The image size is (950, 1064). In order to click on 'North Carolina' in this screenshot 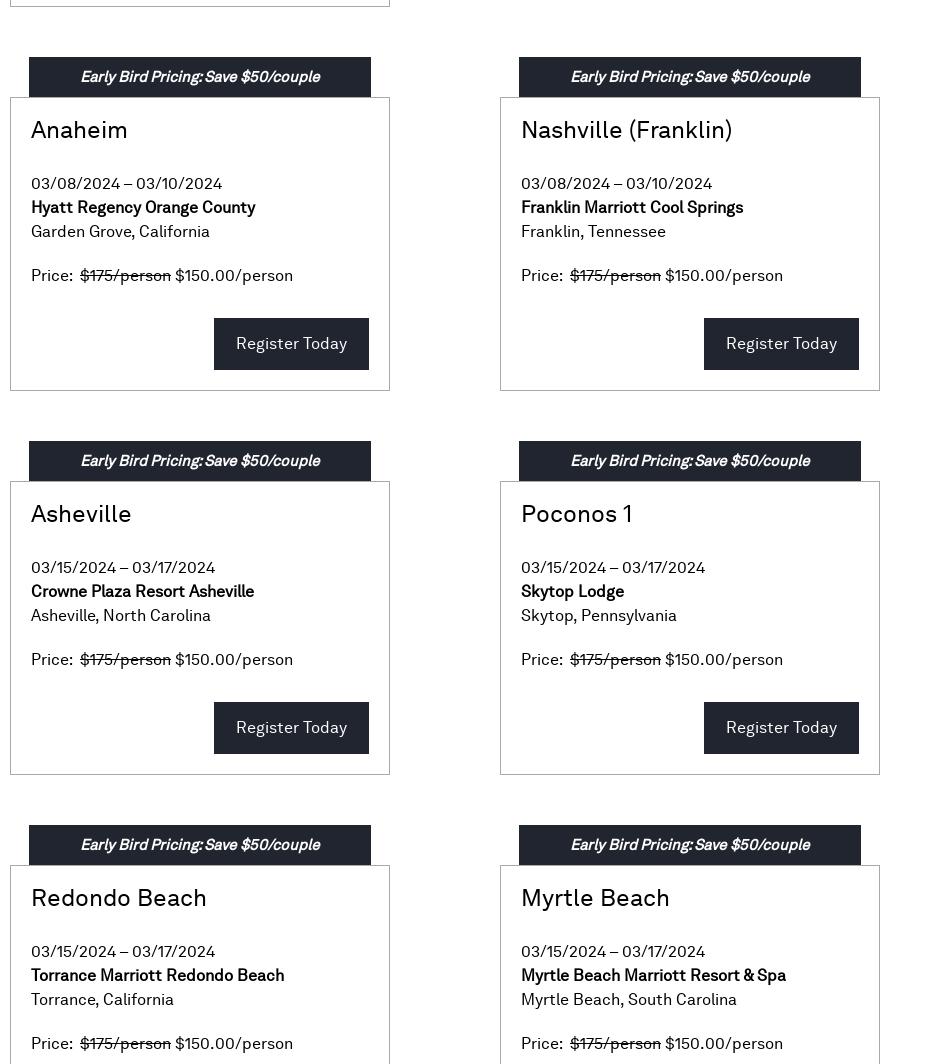, I will do `click(157, 615)`.